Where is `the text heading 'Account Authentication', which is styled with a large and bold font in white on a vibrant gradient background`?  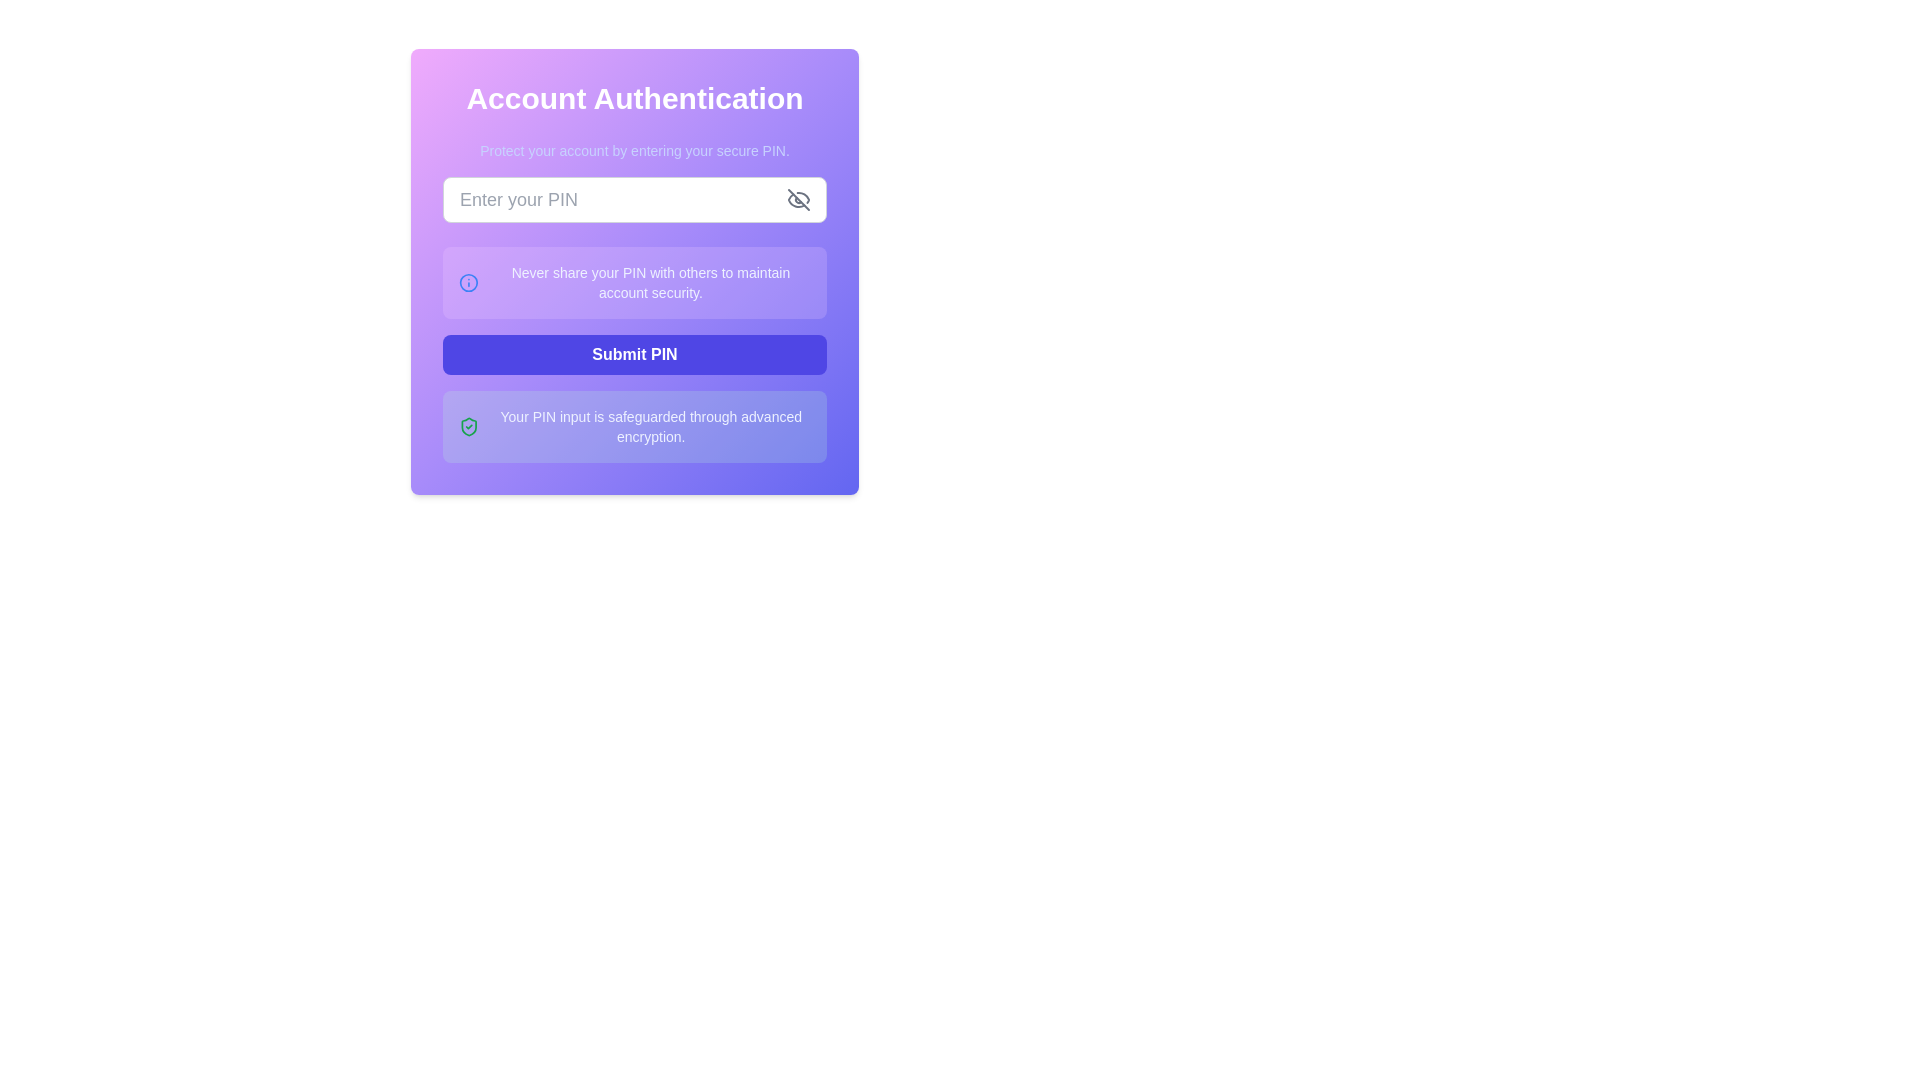 the text heading 'Account Authentication', which is styled with a large and bold font in white on a vibrant gradient background is located at coordinates (633, 99).